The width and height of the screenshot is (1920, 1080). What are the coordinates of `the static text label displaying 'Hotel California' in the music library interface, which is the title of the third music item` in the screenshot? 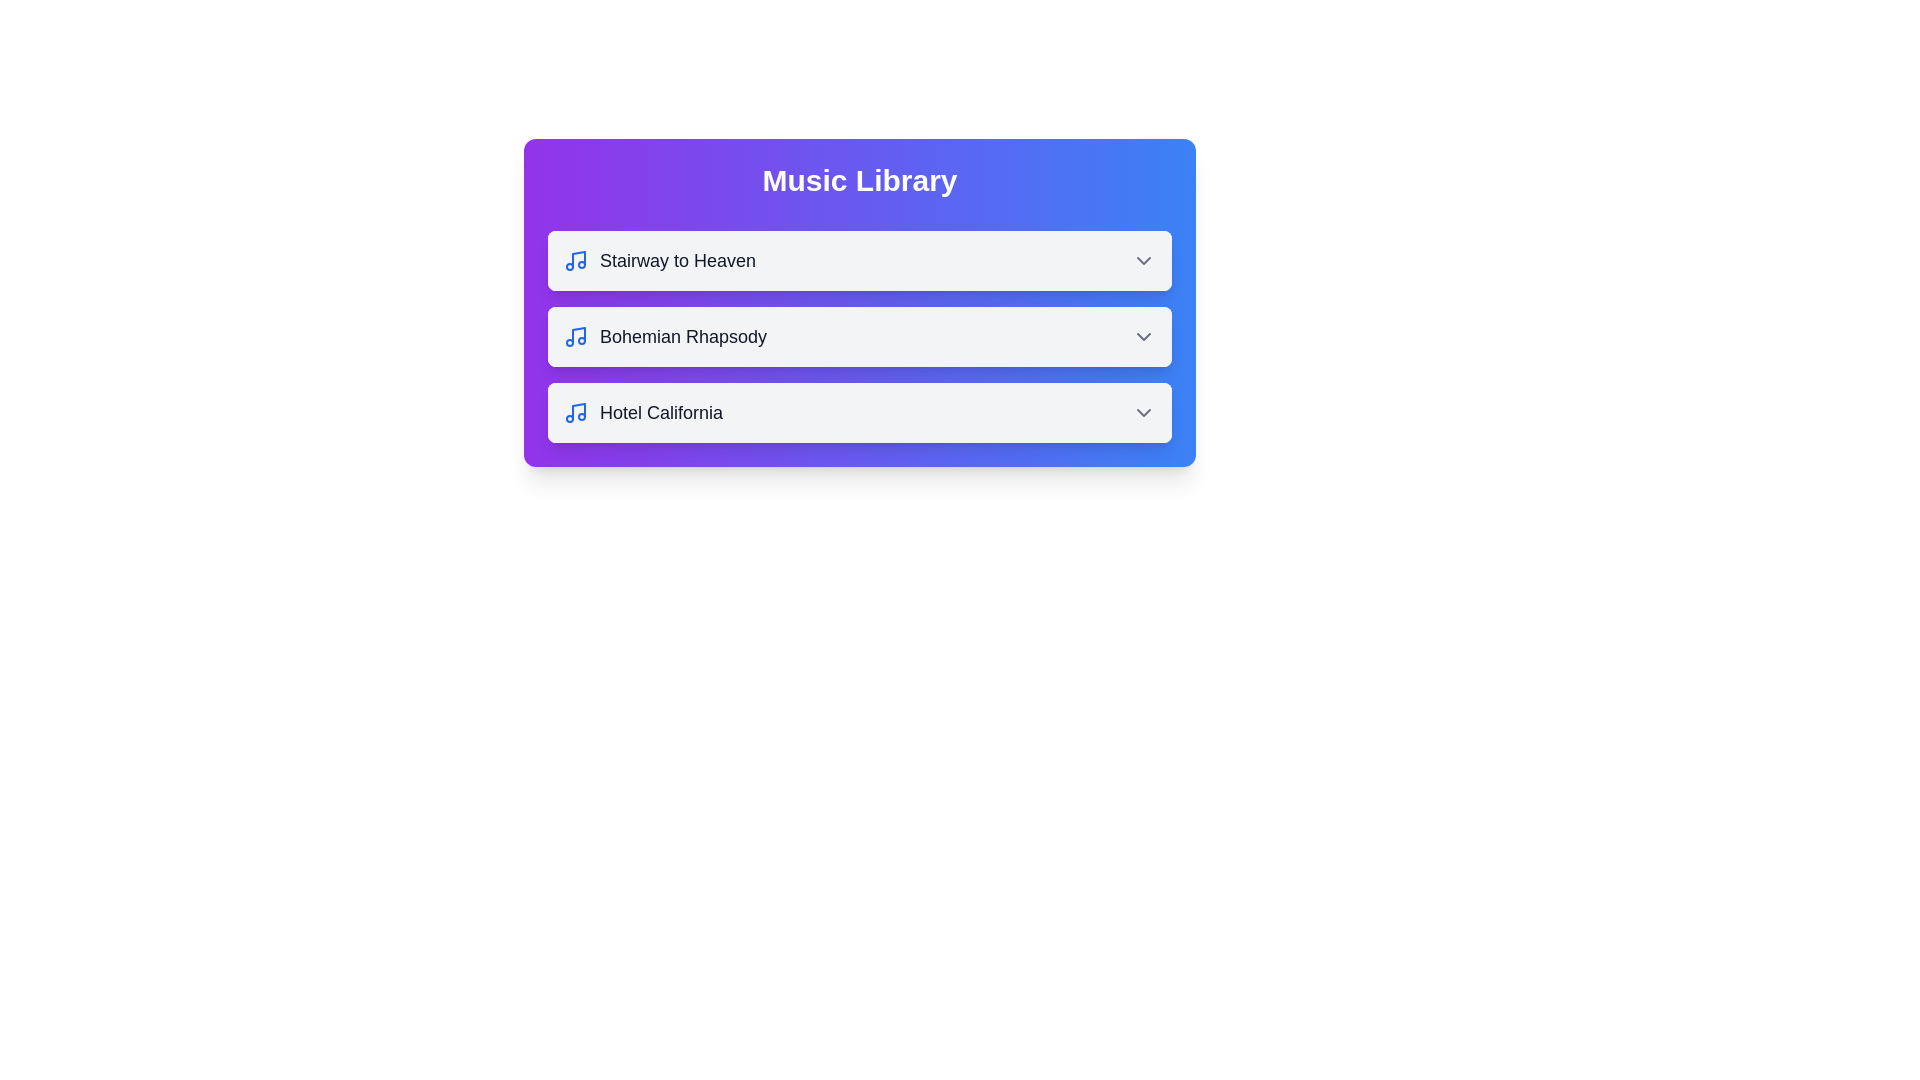 It's located at (661, 411).